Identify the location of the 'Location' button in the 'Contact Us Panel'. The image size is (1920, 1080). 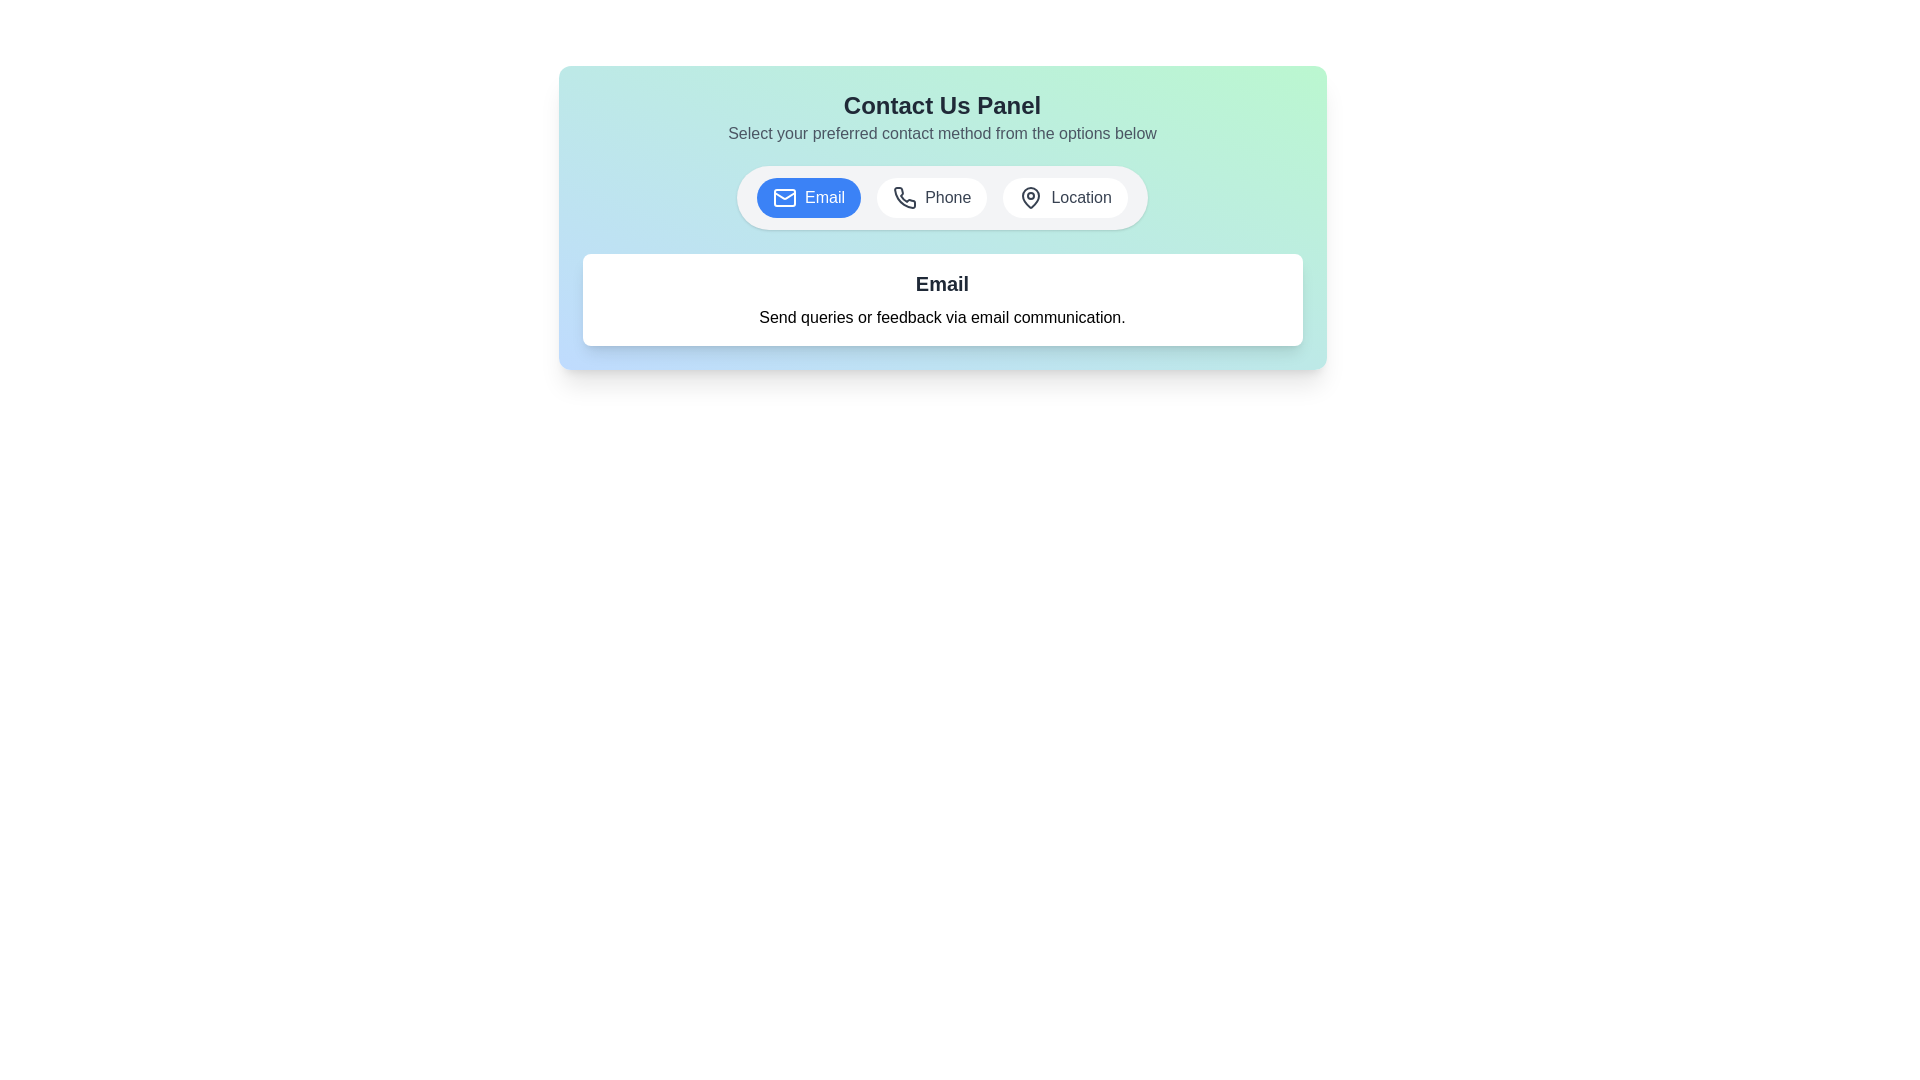
(1064, 197).